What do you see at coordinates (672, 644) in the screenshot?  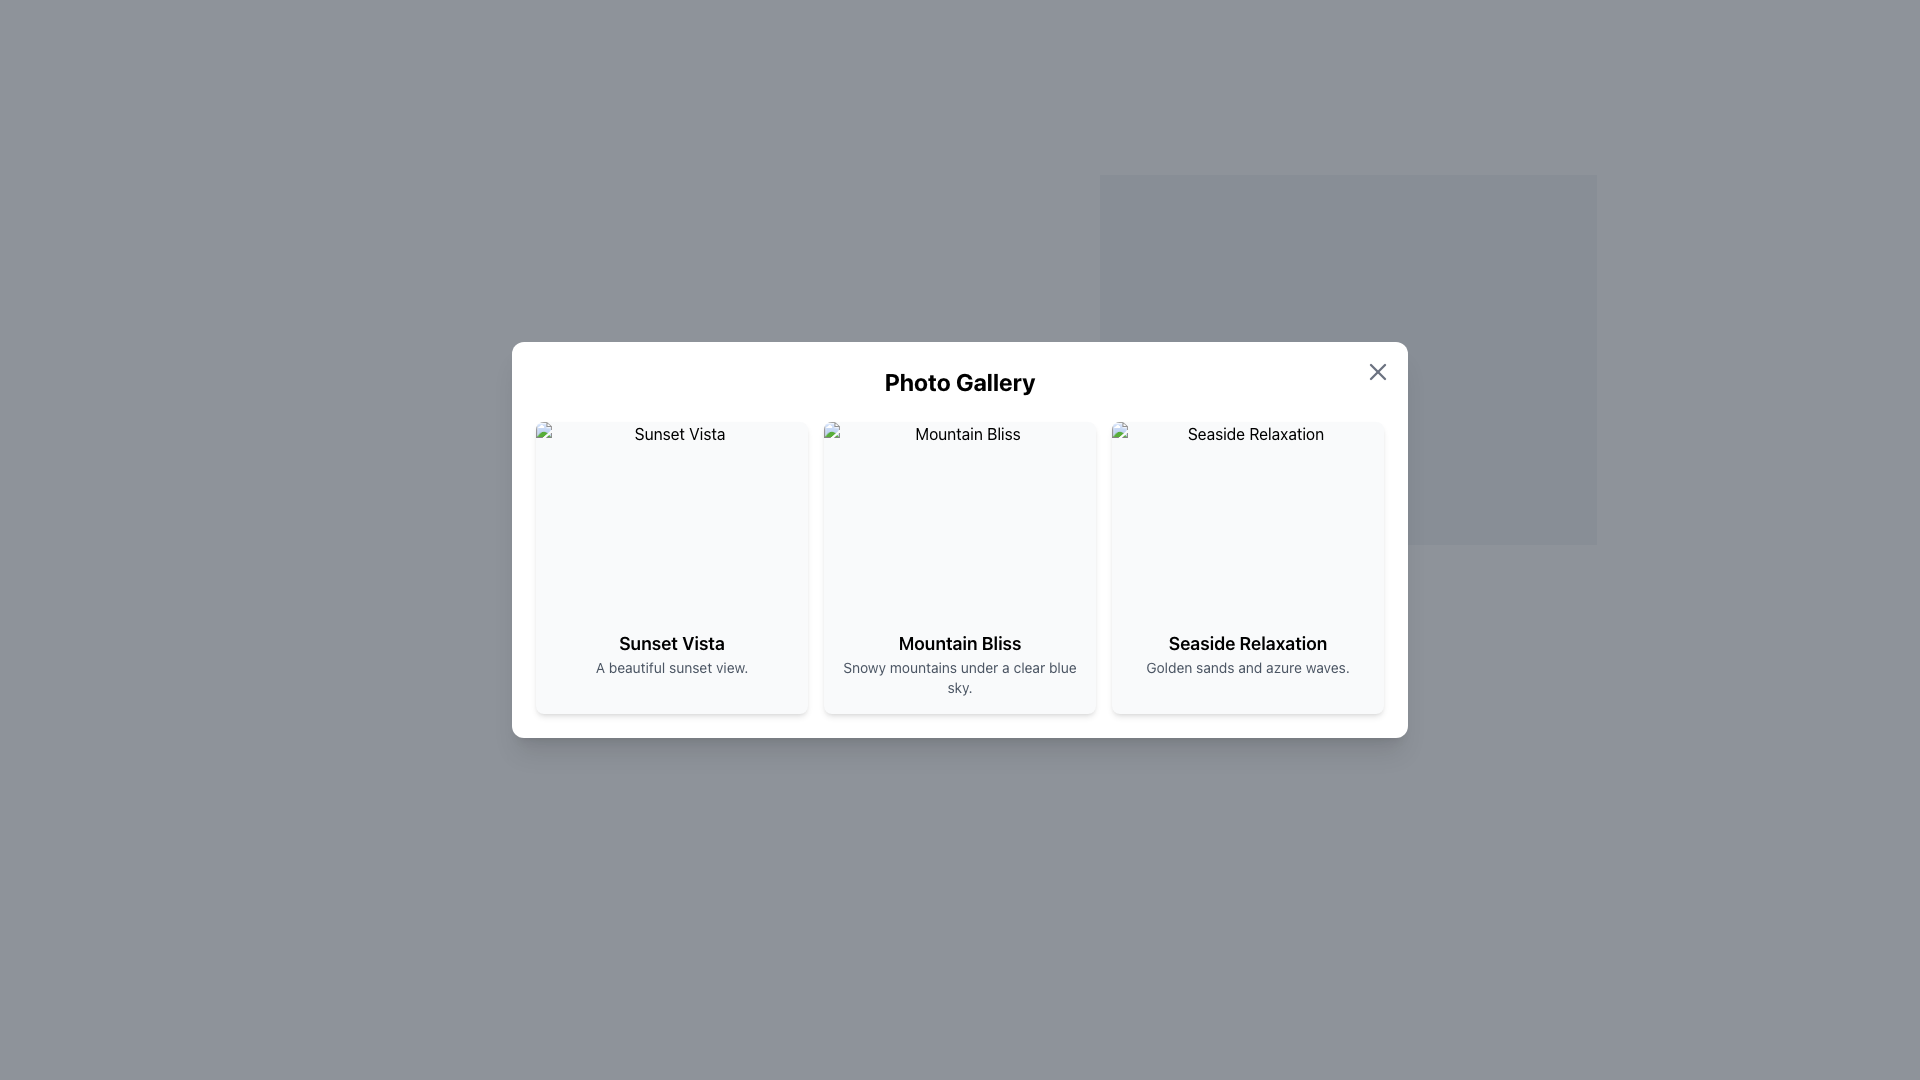 I see `the title text component within the leftmost card of the three-card layout in the 'Photo Gallery' panel, which identifies the content or theme of the card` at bounding box center [672, 644].